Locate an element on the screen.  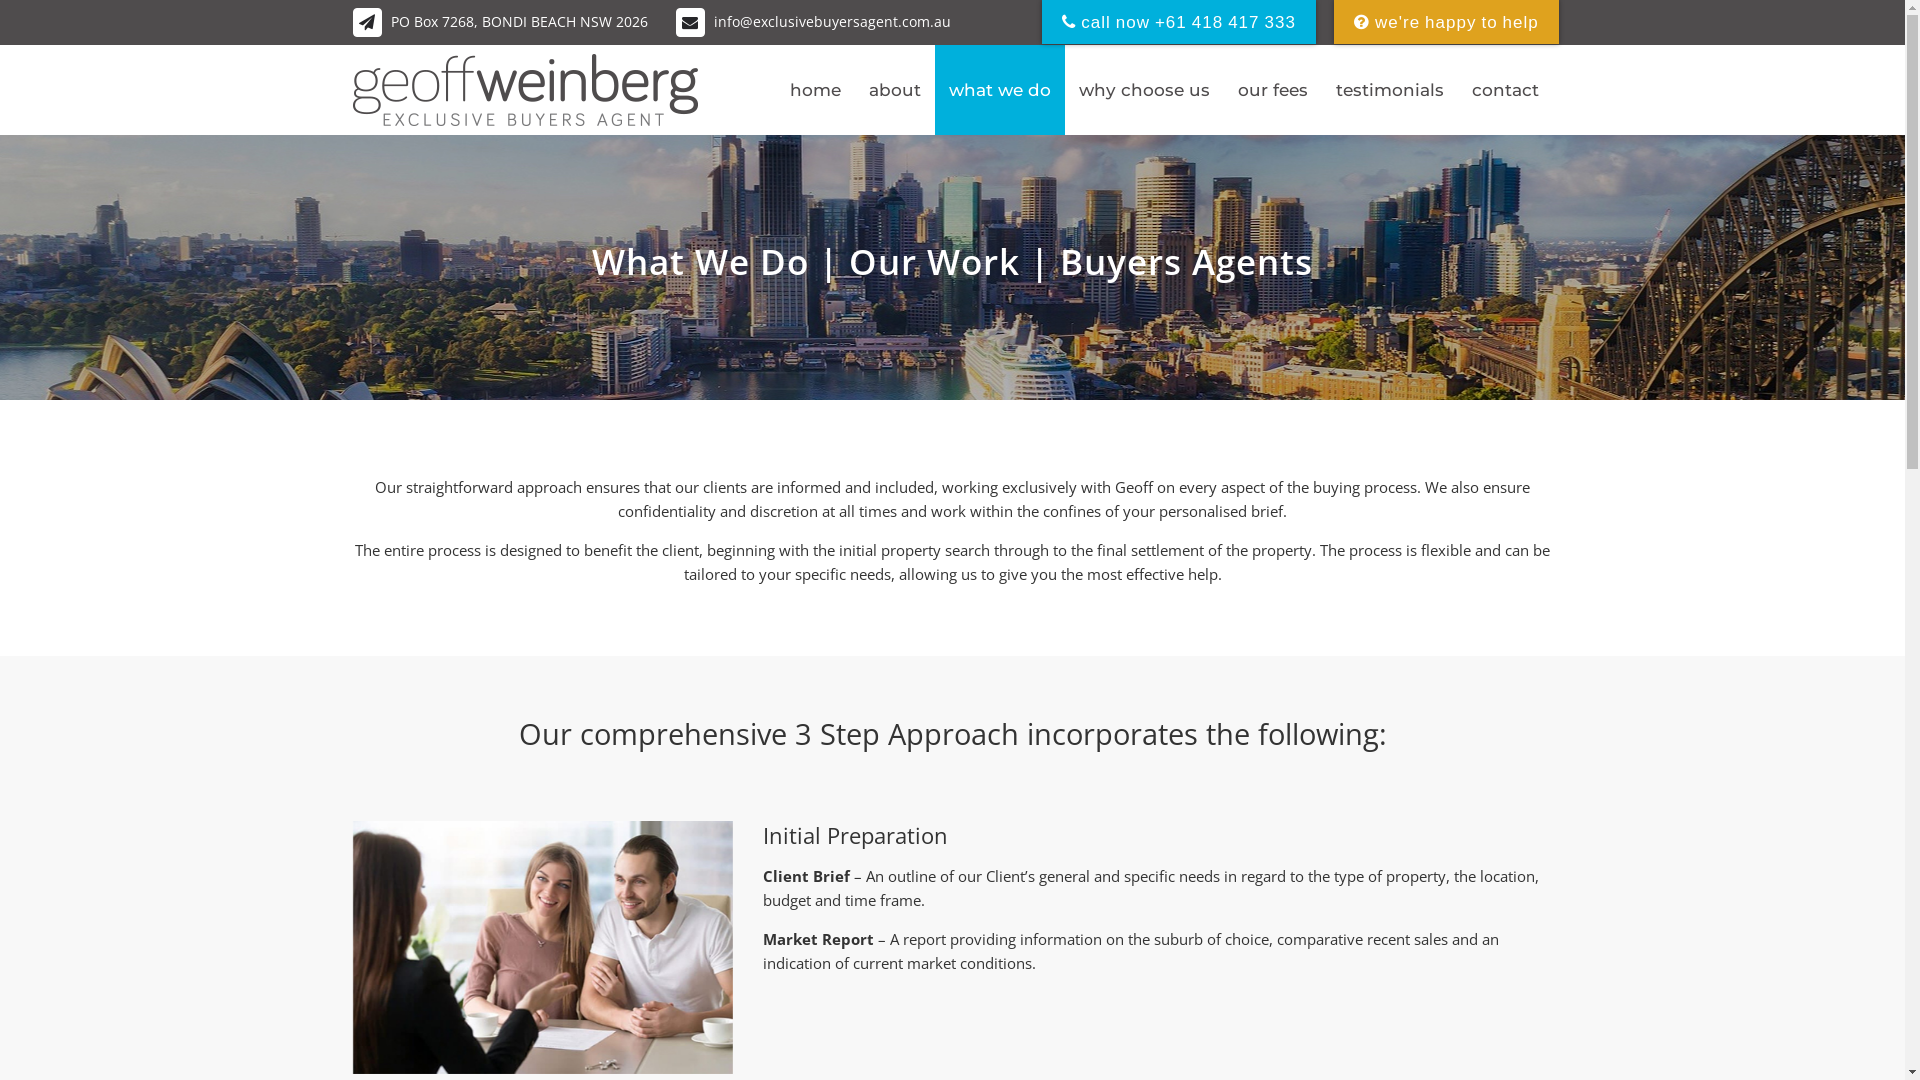
'call now +61 418 417 333' is located at coordinates (1179, 21).